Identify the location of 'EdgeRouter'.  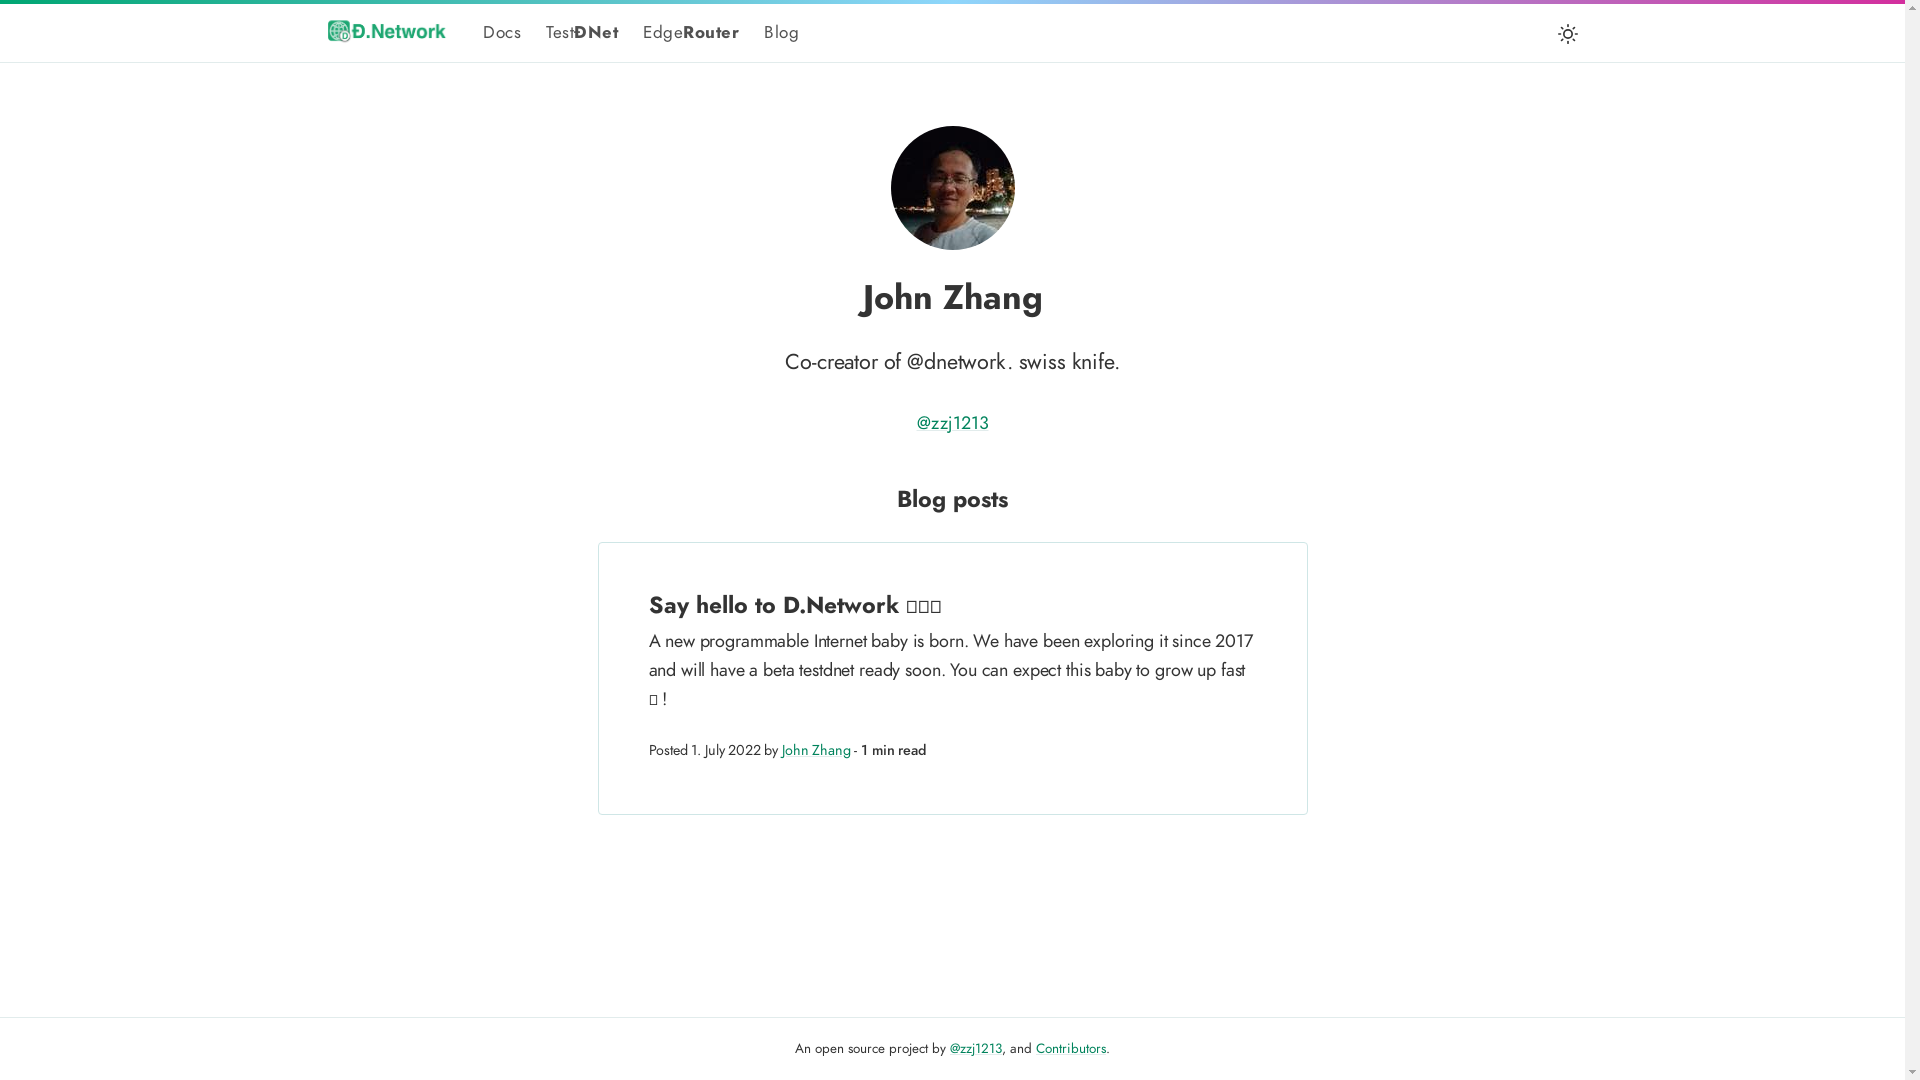
(691, 32).